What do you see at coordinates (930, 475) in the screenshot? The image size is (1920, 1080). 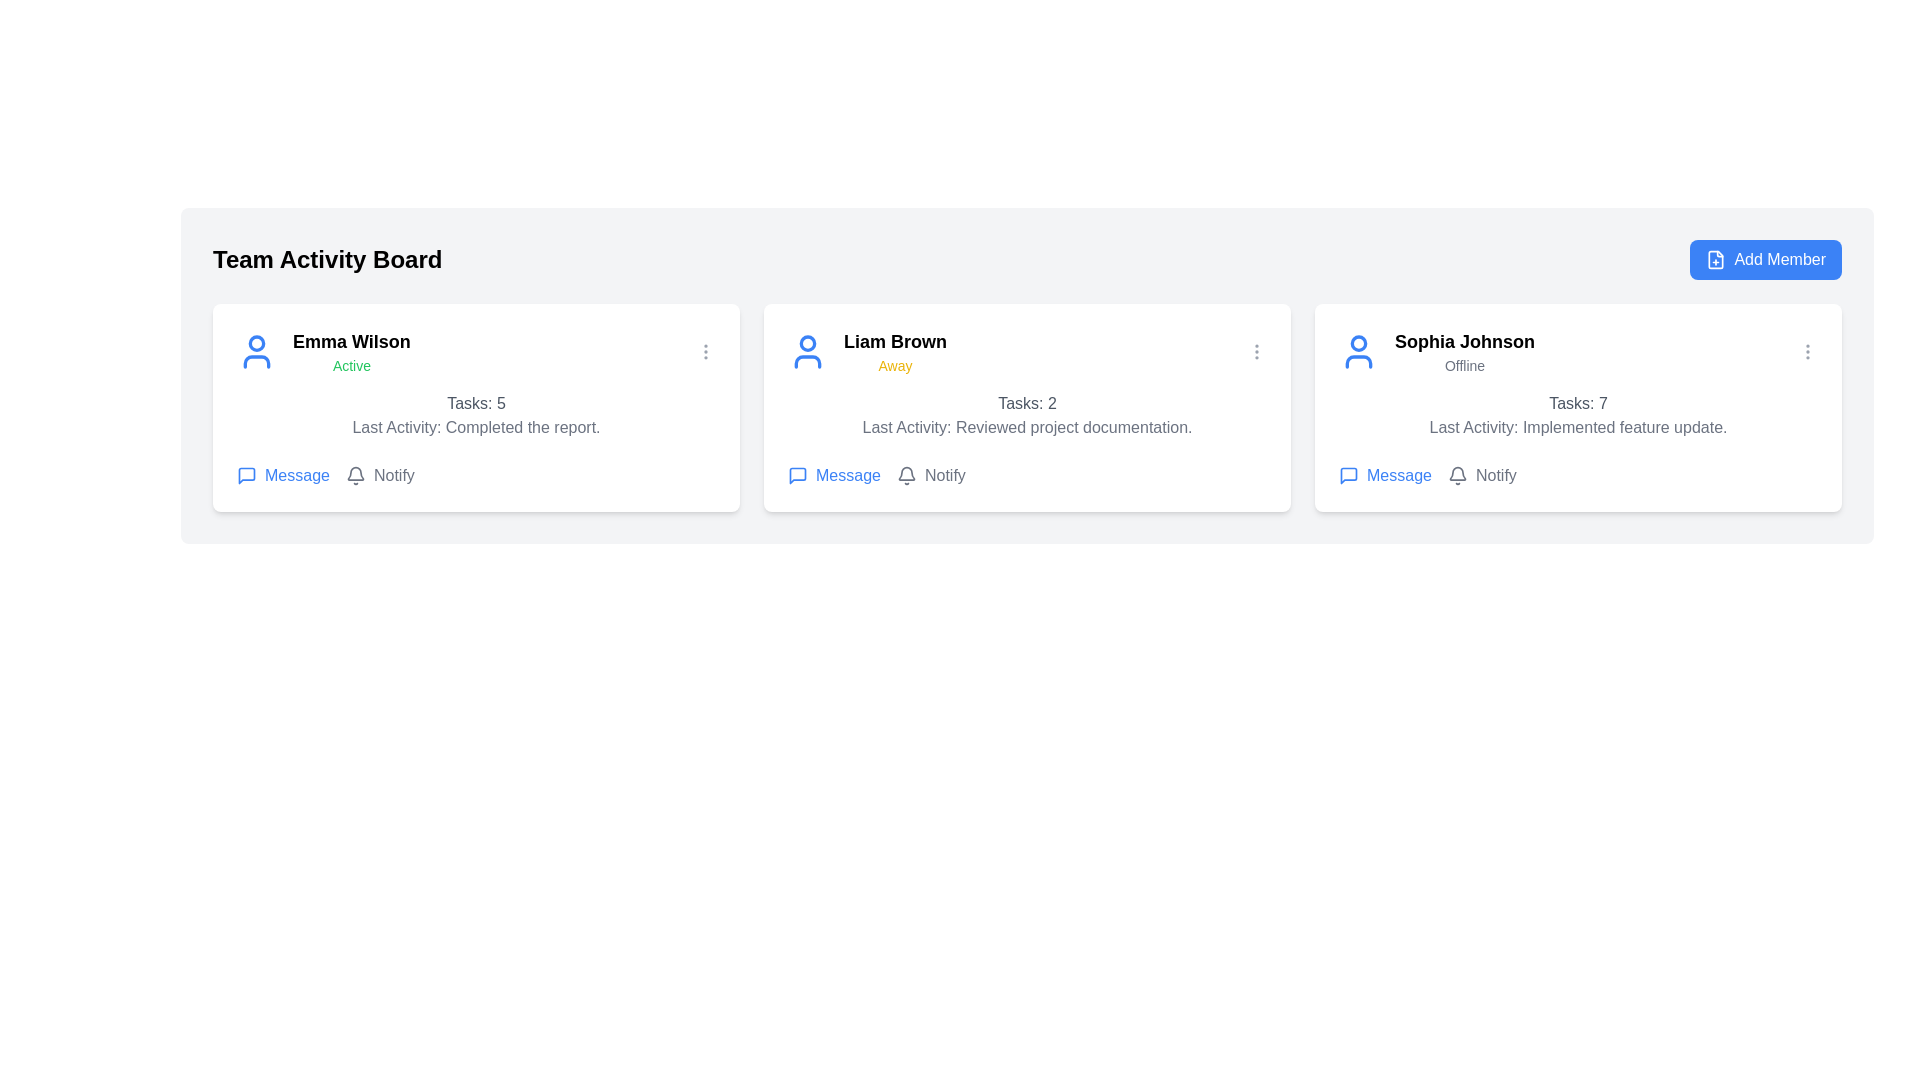 I see `the 'Notify' button, which features a bell icon and the text 'Notify', located in the bottom-right section of the card for 'Liam Brown'` at bounding box center [930, 475].